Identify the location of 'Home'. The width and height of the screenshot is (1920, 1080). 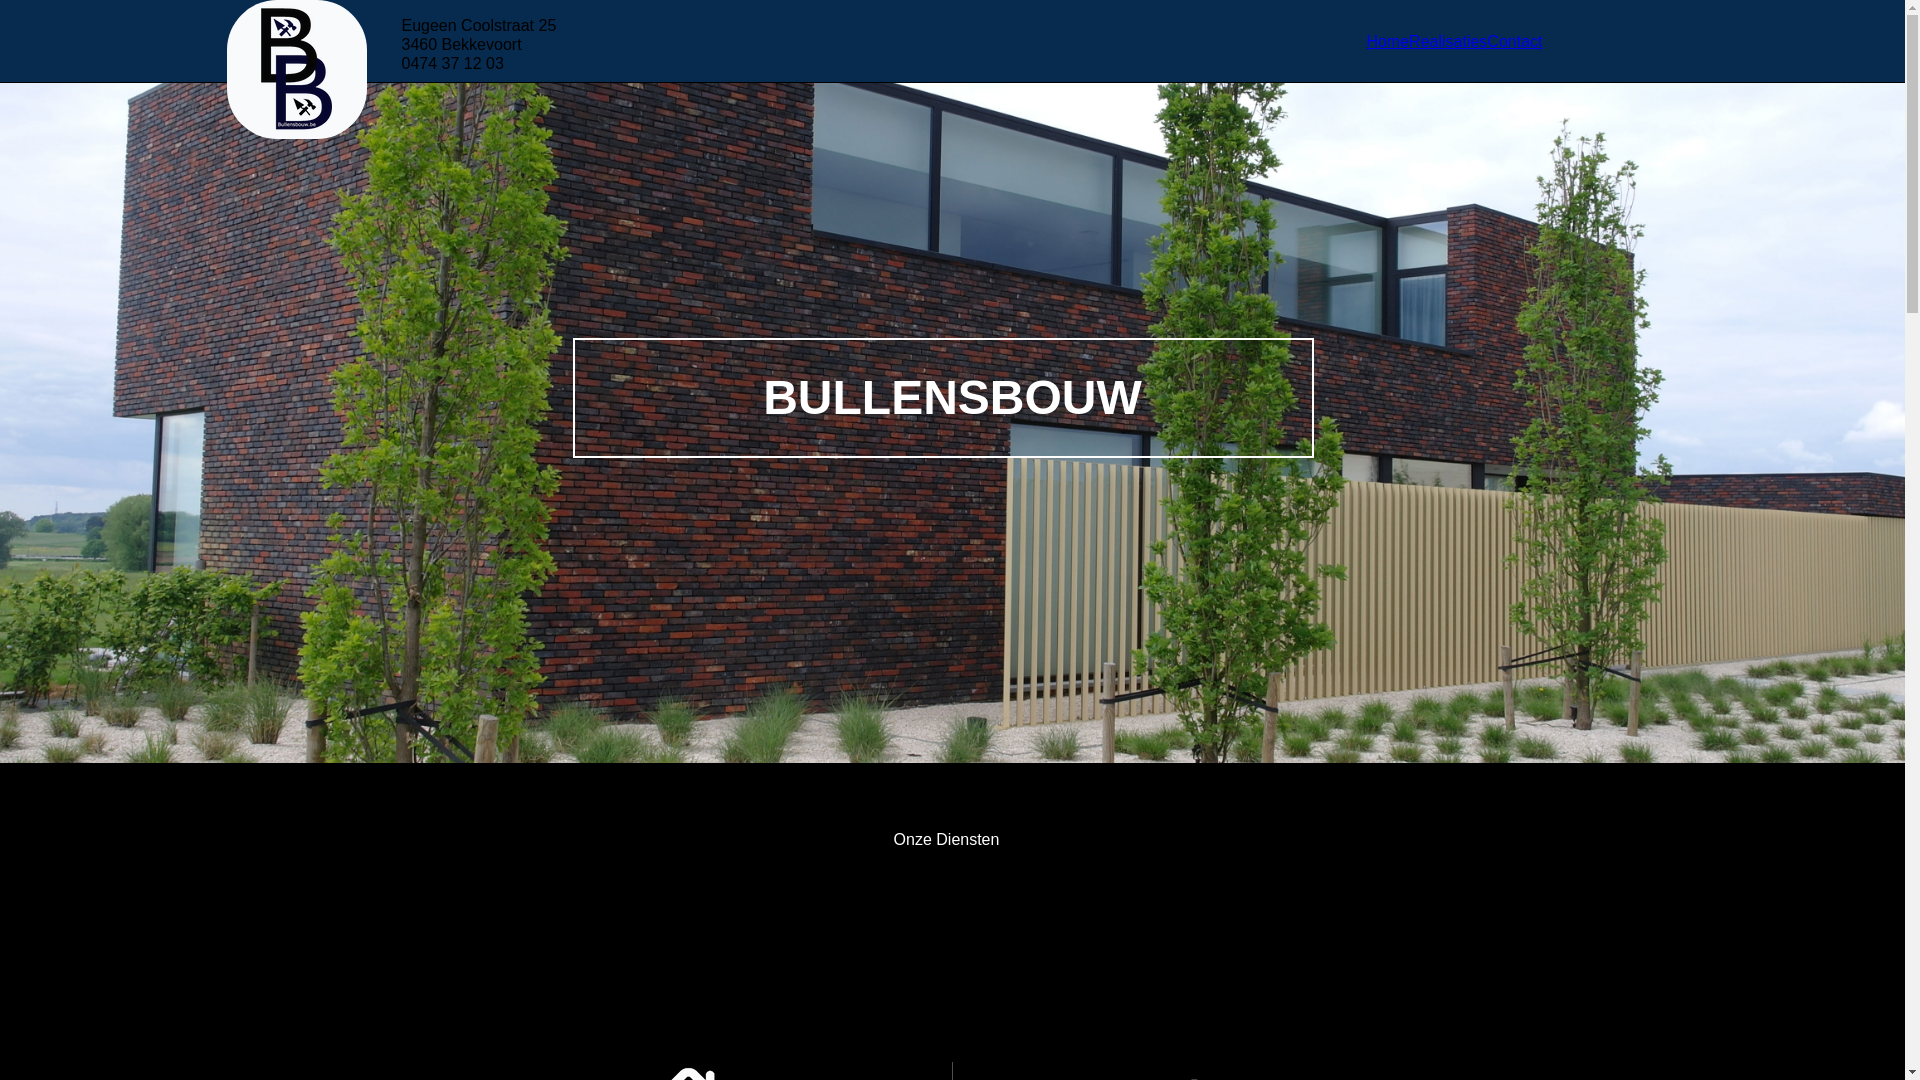
(1386, 41).